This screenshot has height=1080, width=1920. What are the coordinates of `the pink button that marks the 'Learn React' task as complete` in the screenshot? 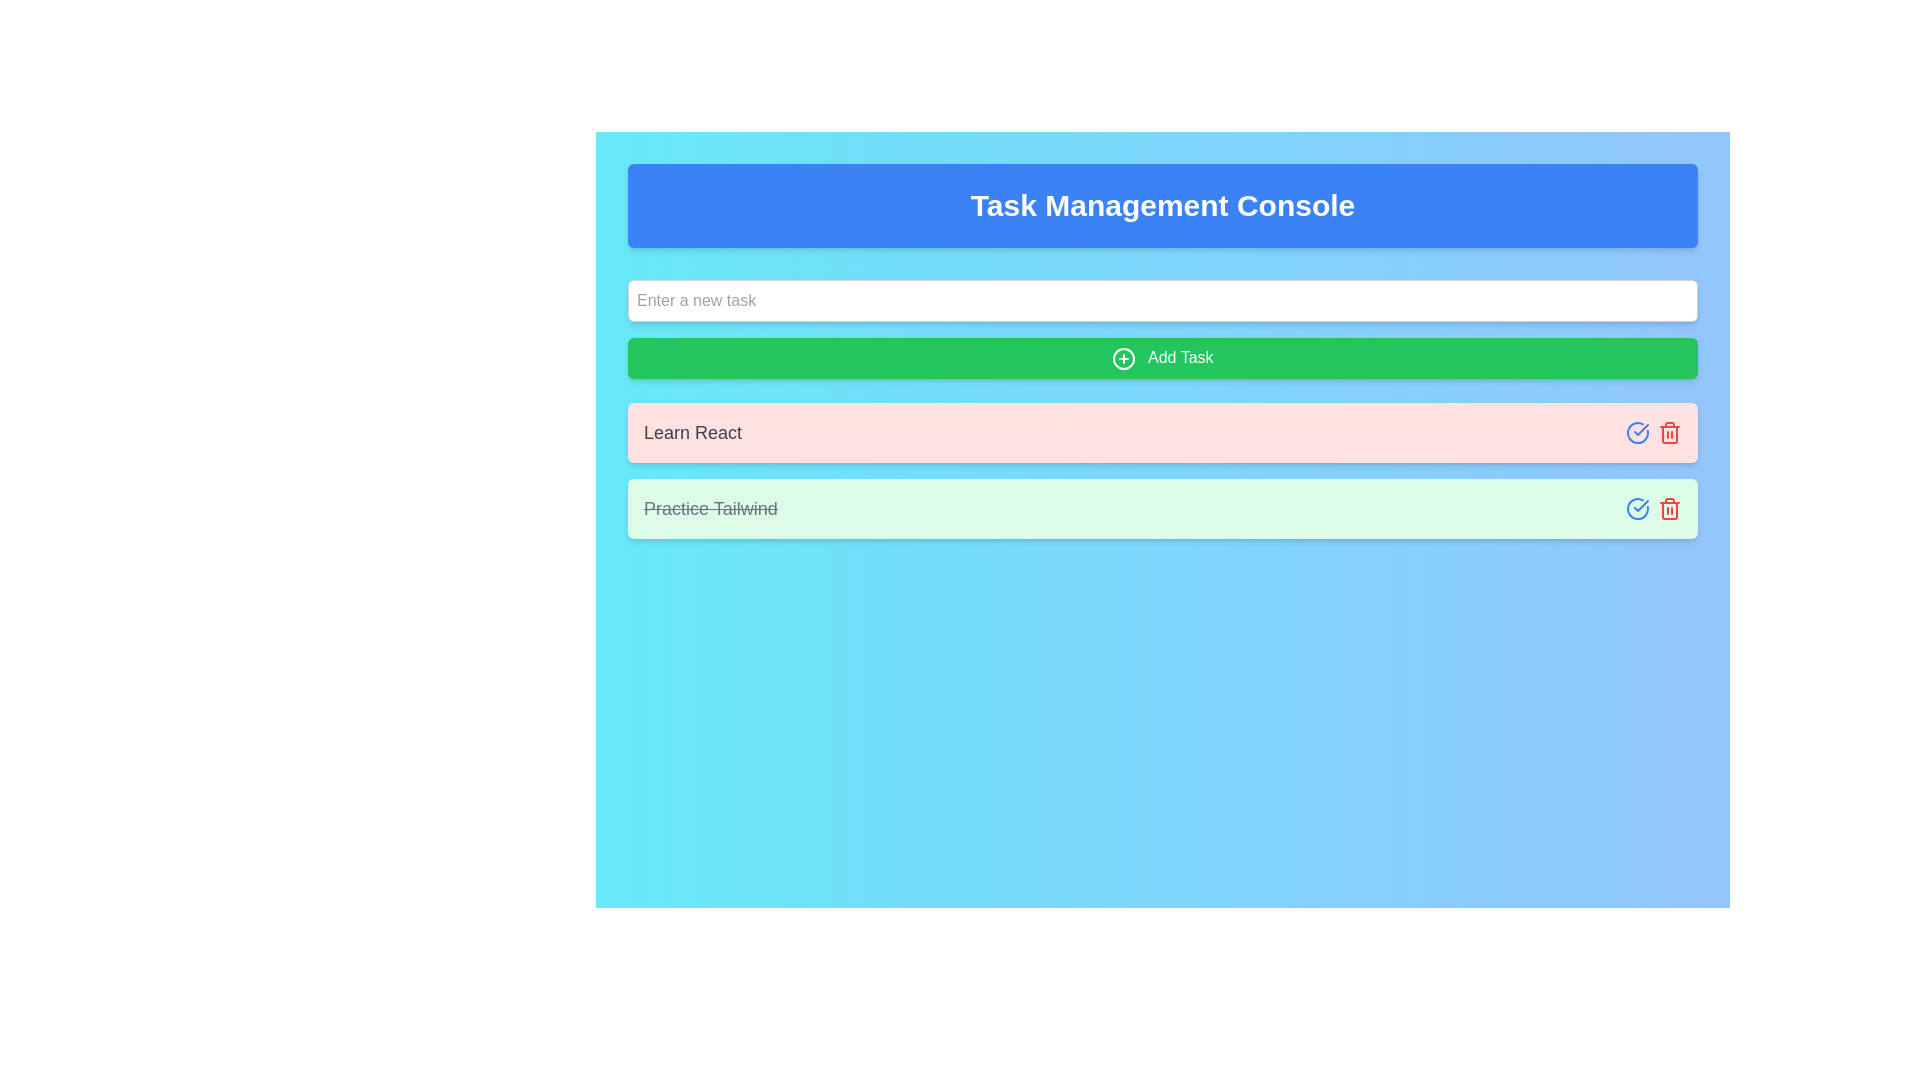 It's located at (1637, 431).